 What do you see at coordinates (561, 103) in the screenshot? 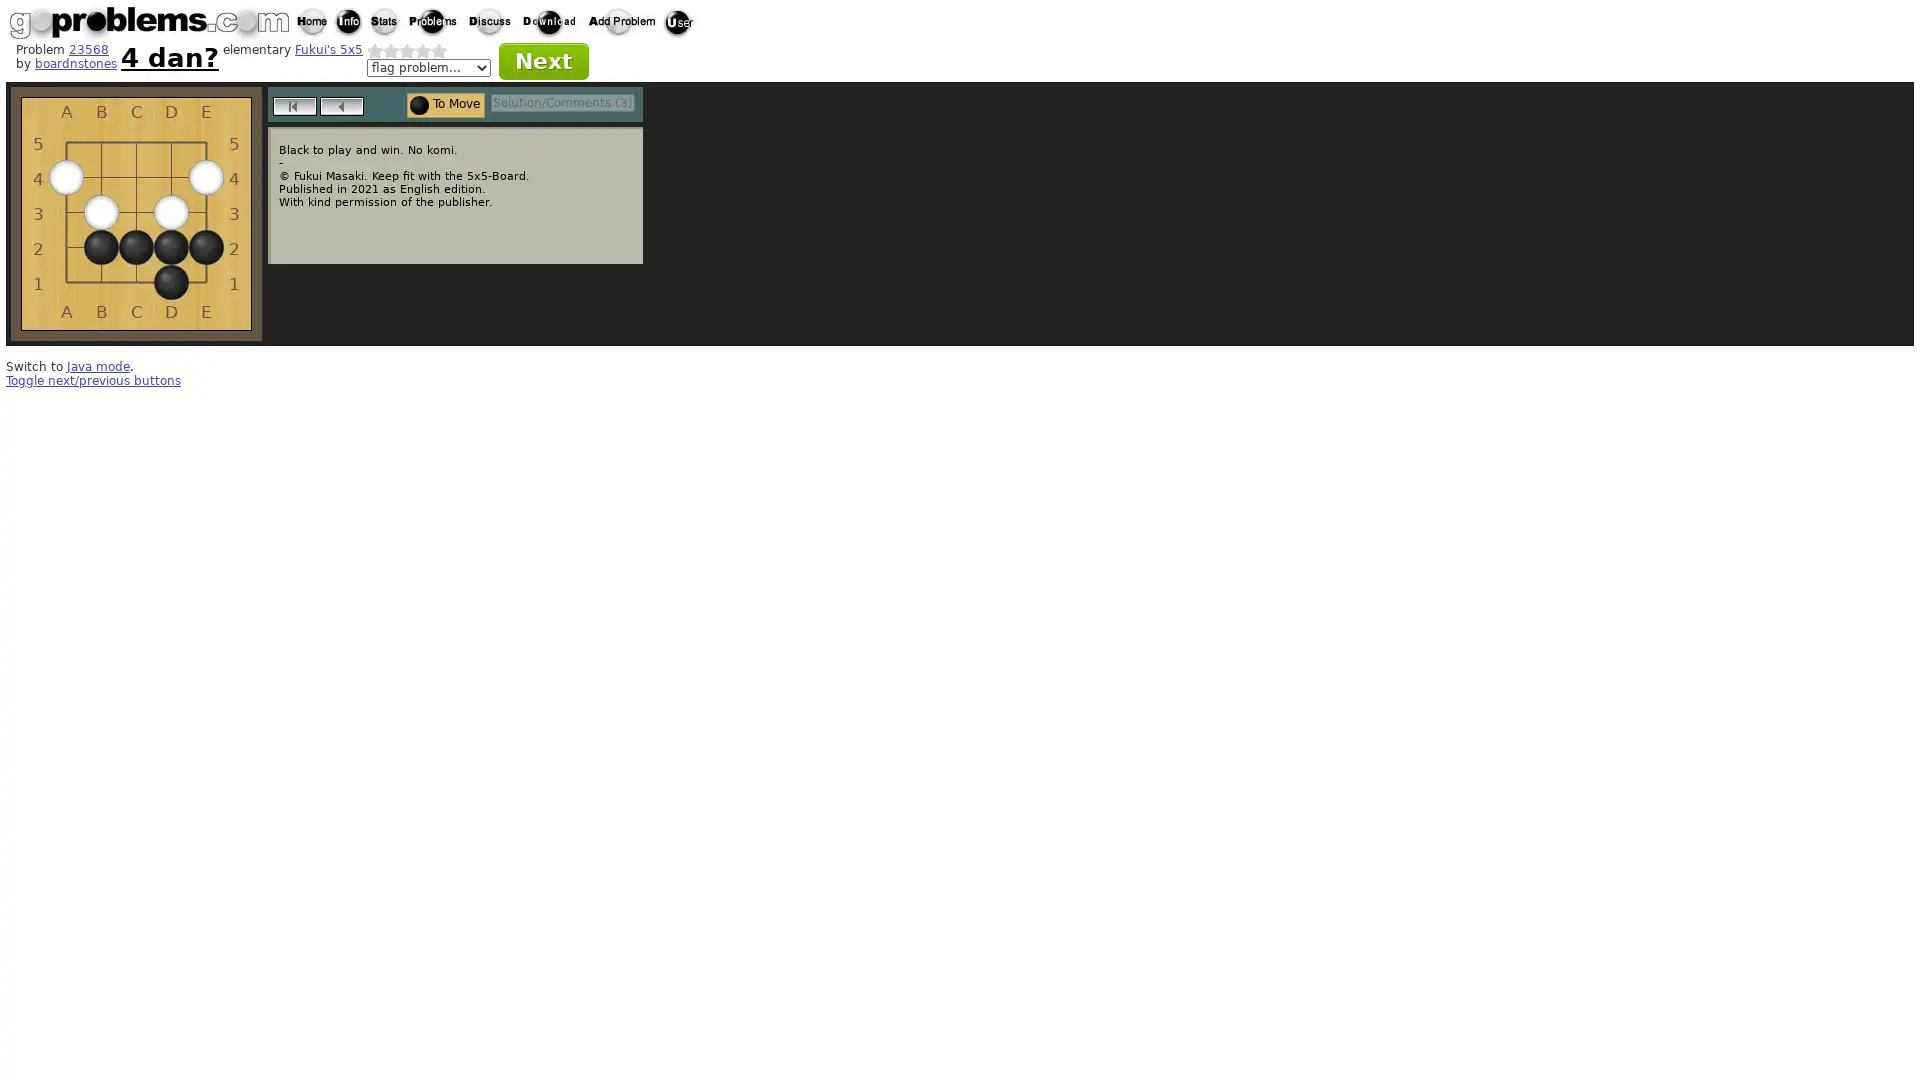
I see `Solution/Comments (3)` at bounding box center [561, 103].